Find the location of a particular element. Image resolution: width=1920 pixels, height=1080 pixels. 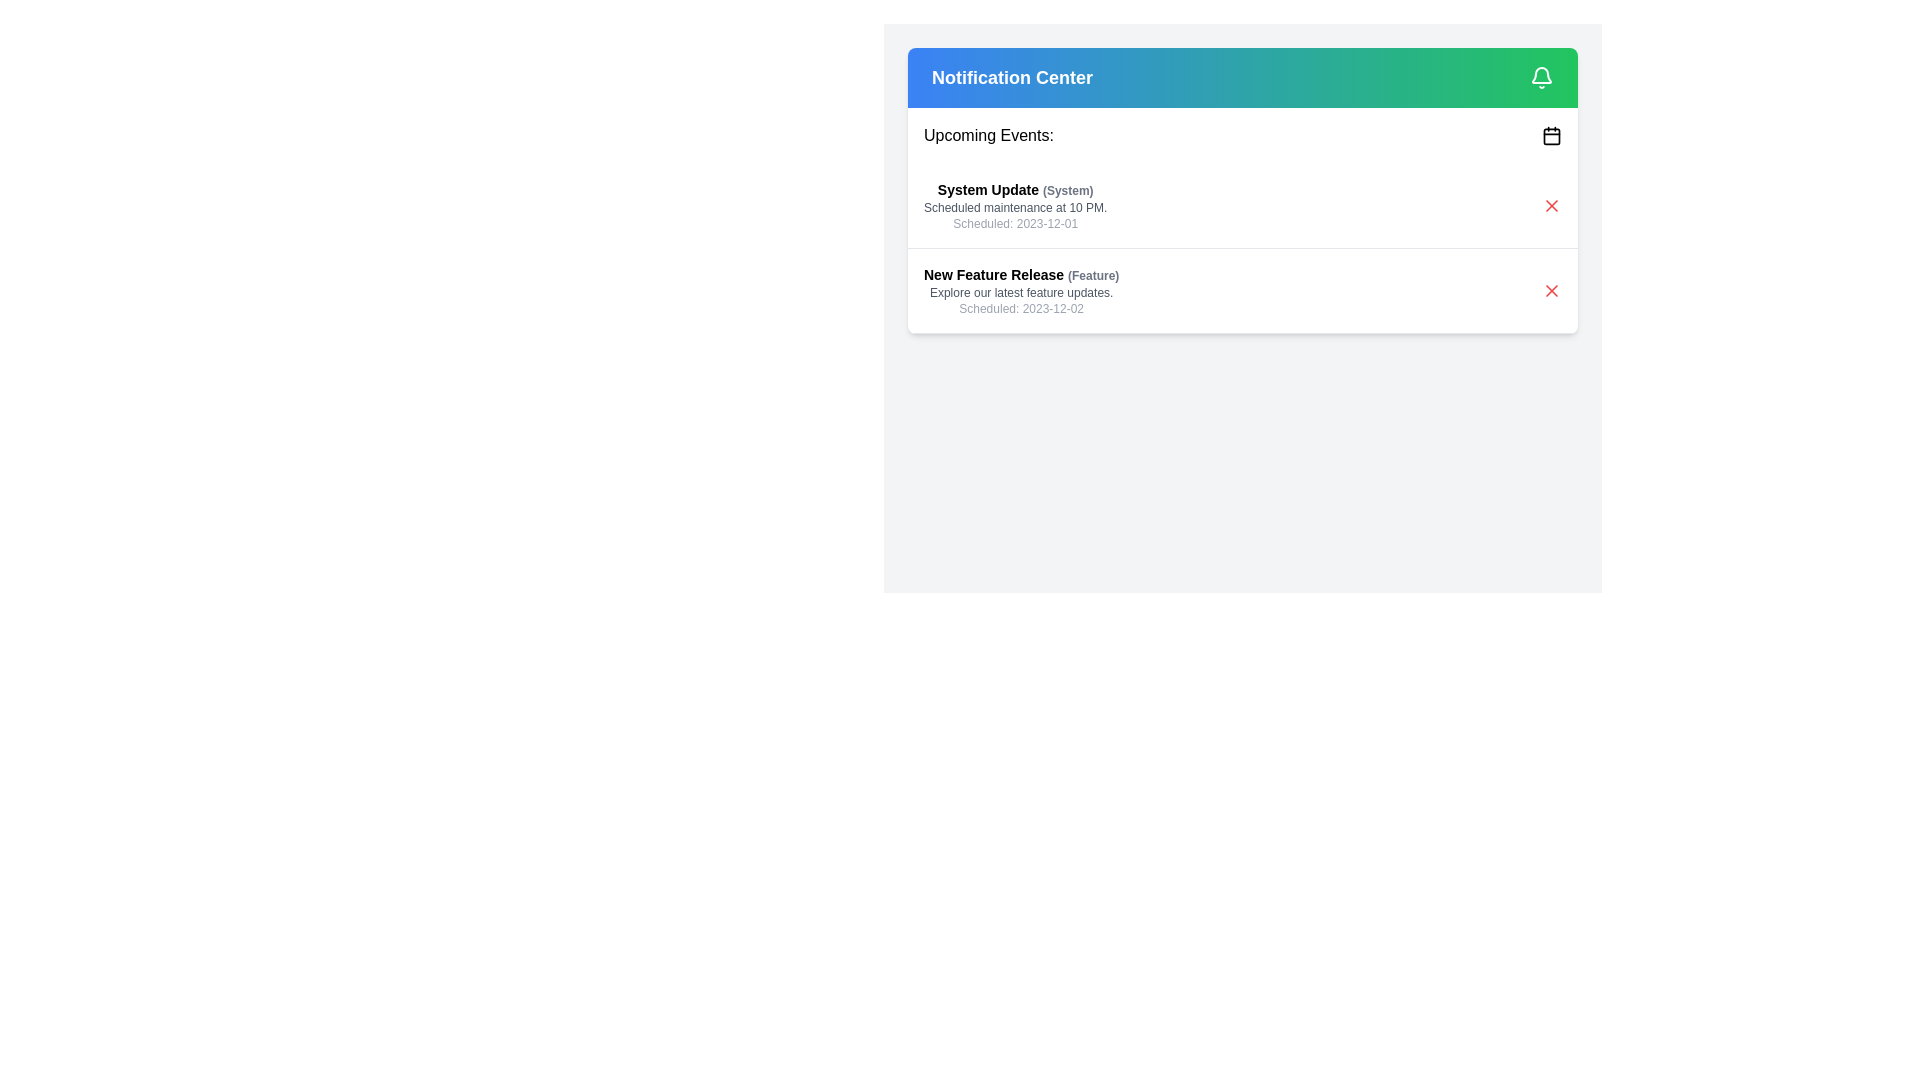

text from the title or heading text label located in the blue-to-green gradient header section of the notification box, which is left-aligned and centrally positioned is located at coordinates (1012, 76).